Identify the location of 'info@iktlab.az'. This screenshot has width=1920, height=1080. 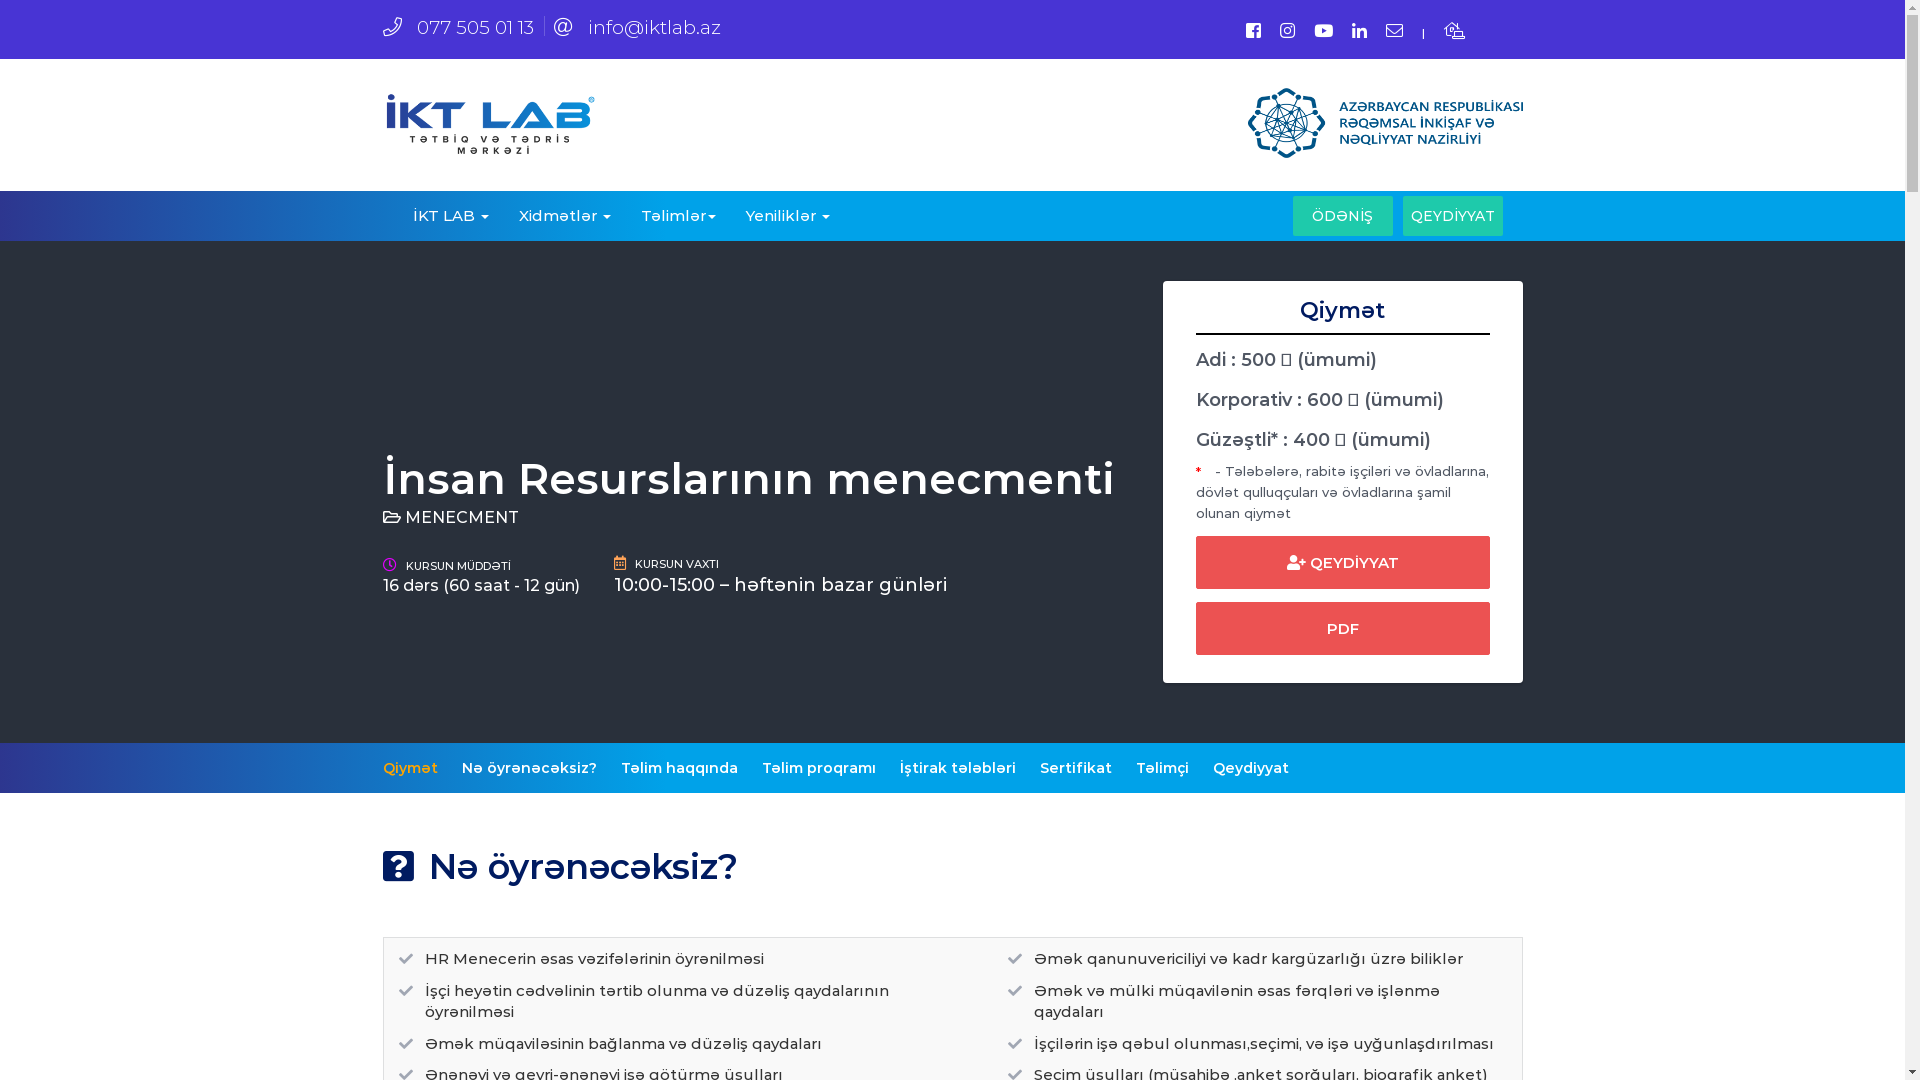
(636, 27).